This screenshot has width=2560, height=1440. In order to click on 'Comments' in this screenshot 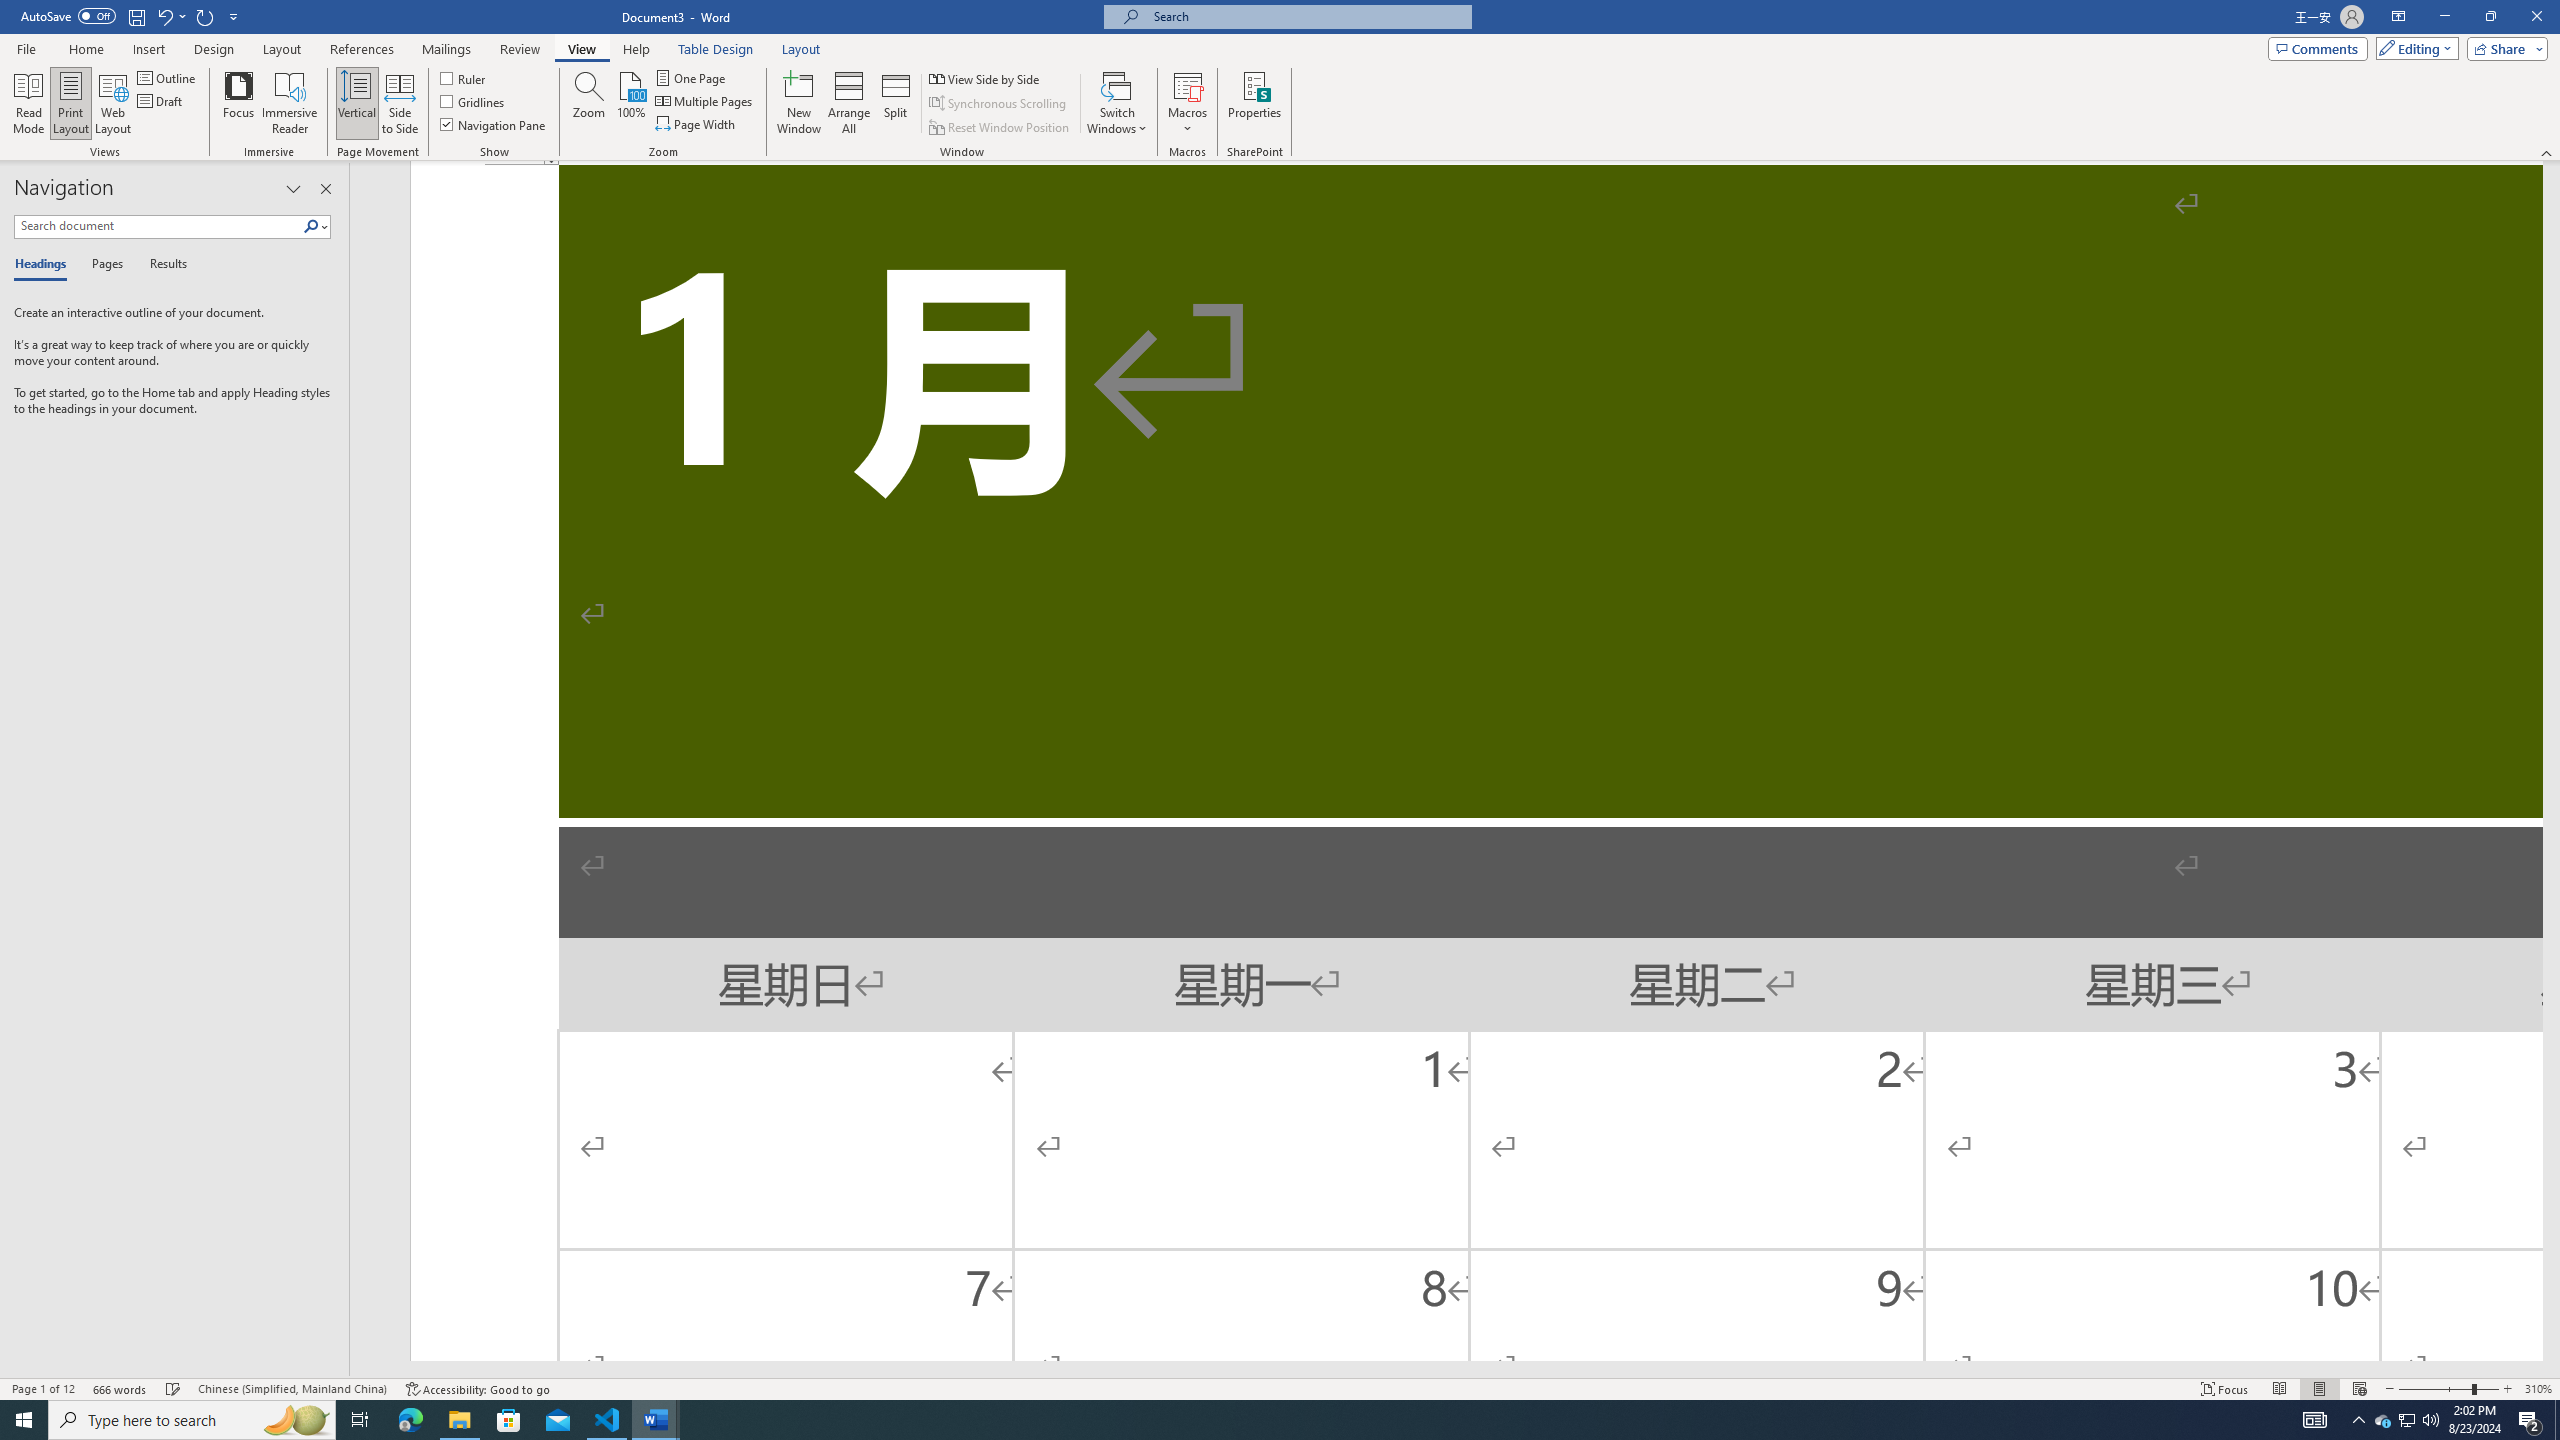, I will do `click(2318, 47)`.